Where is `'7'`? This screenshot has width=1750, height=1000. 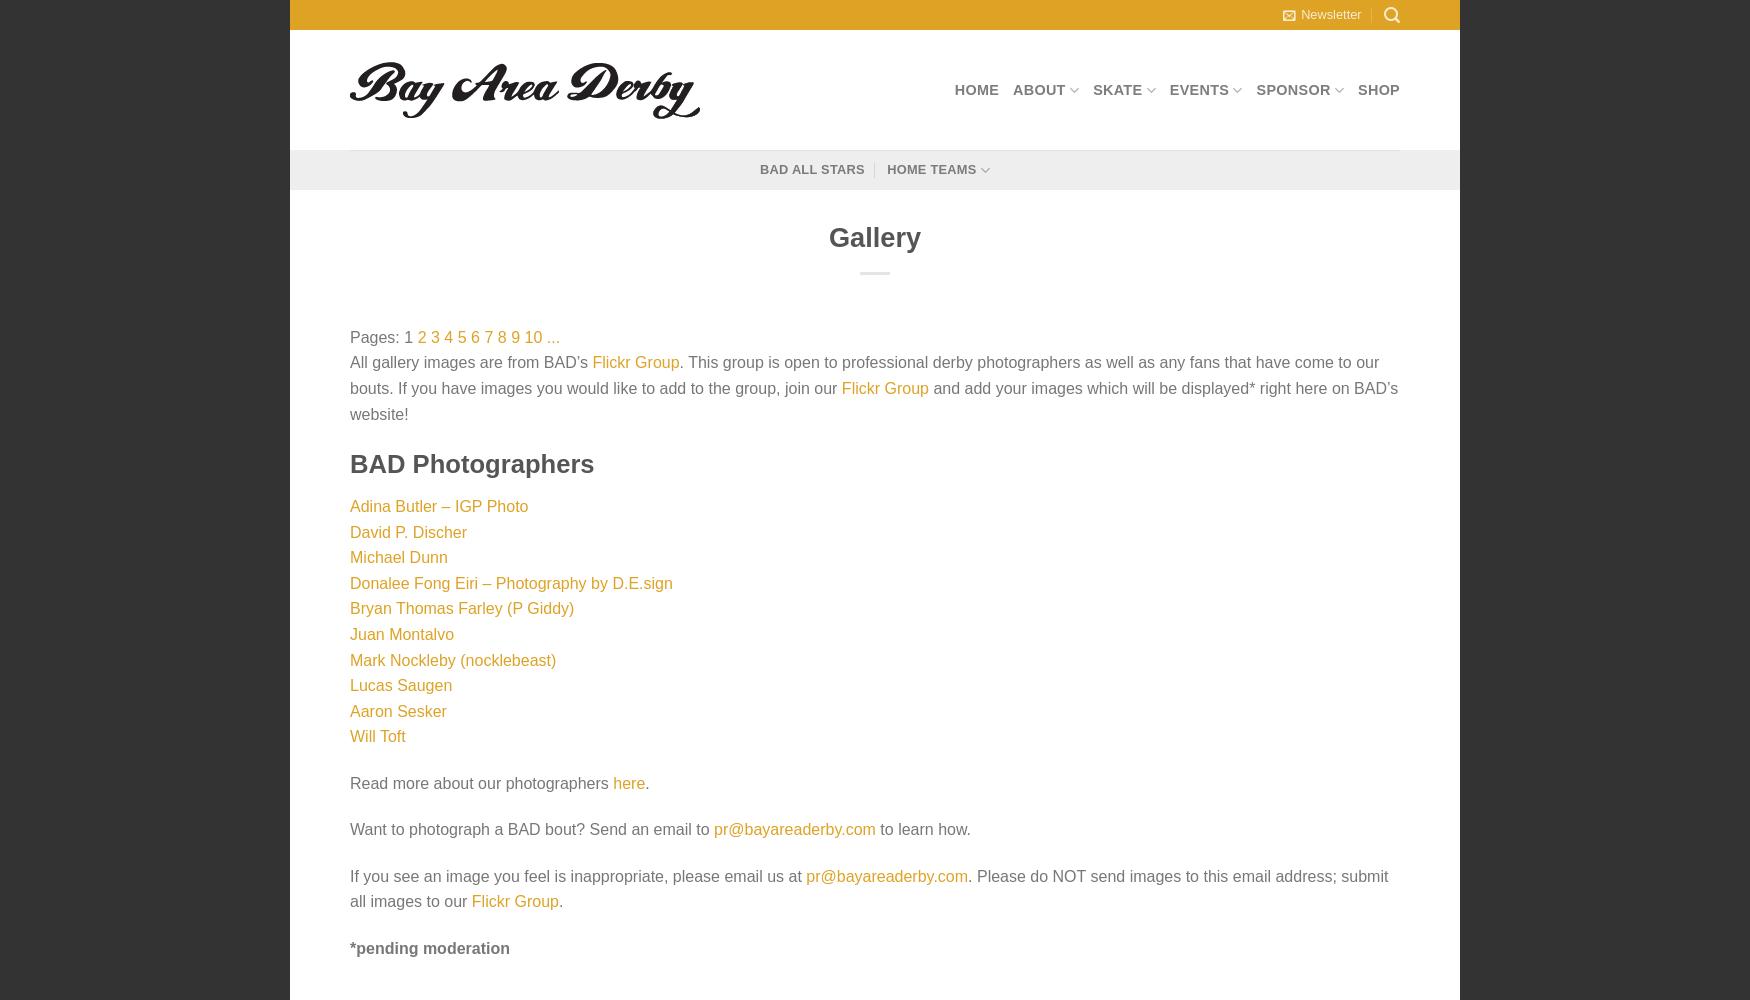
'7' is located at coordinates (488, 335).